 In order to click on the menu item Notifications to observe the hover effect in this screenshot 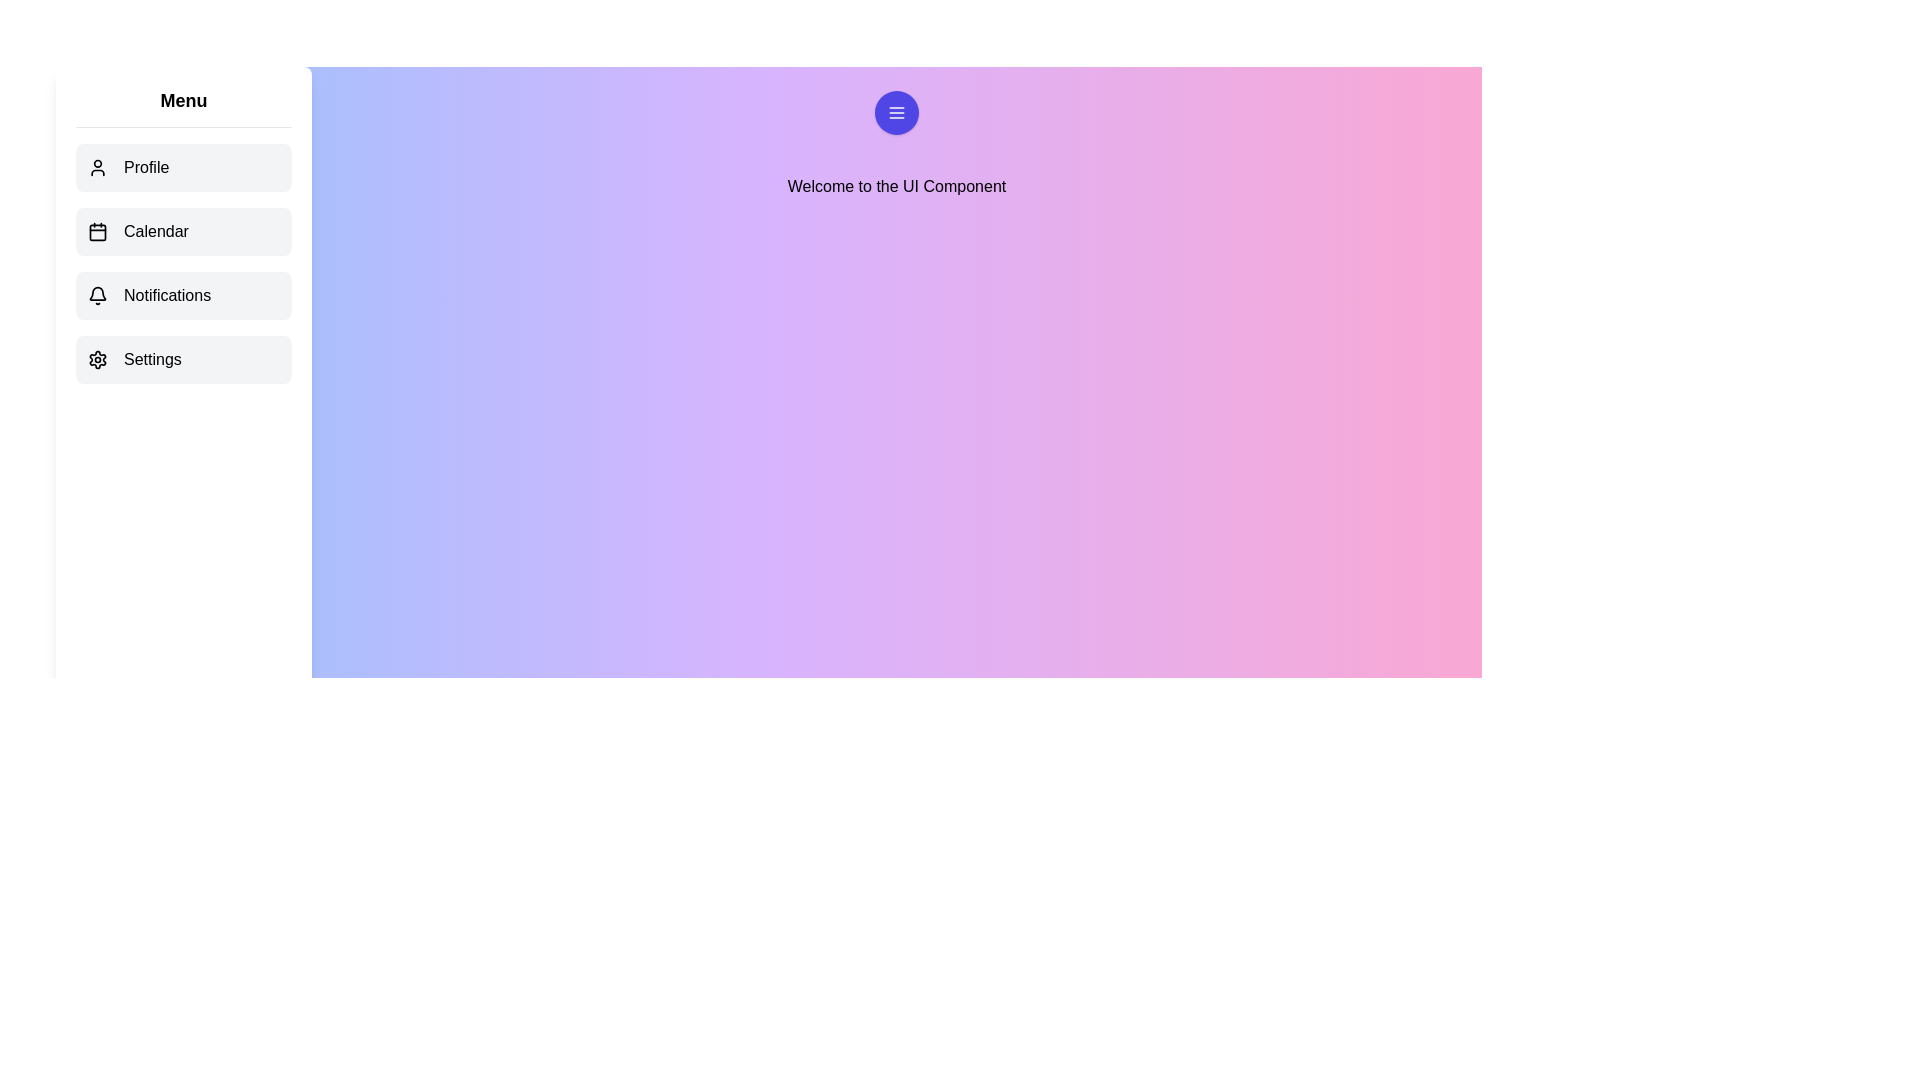, I will do `click(183, 296)`.